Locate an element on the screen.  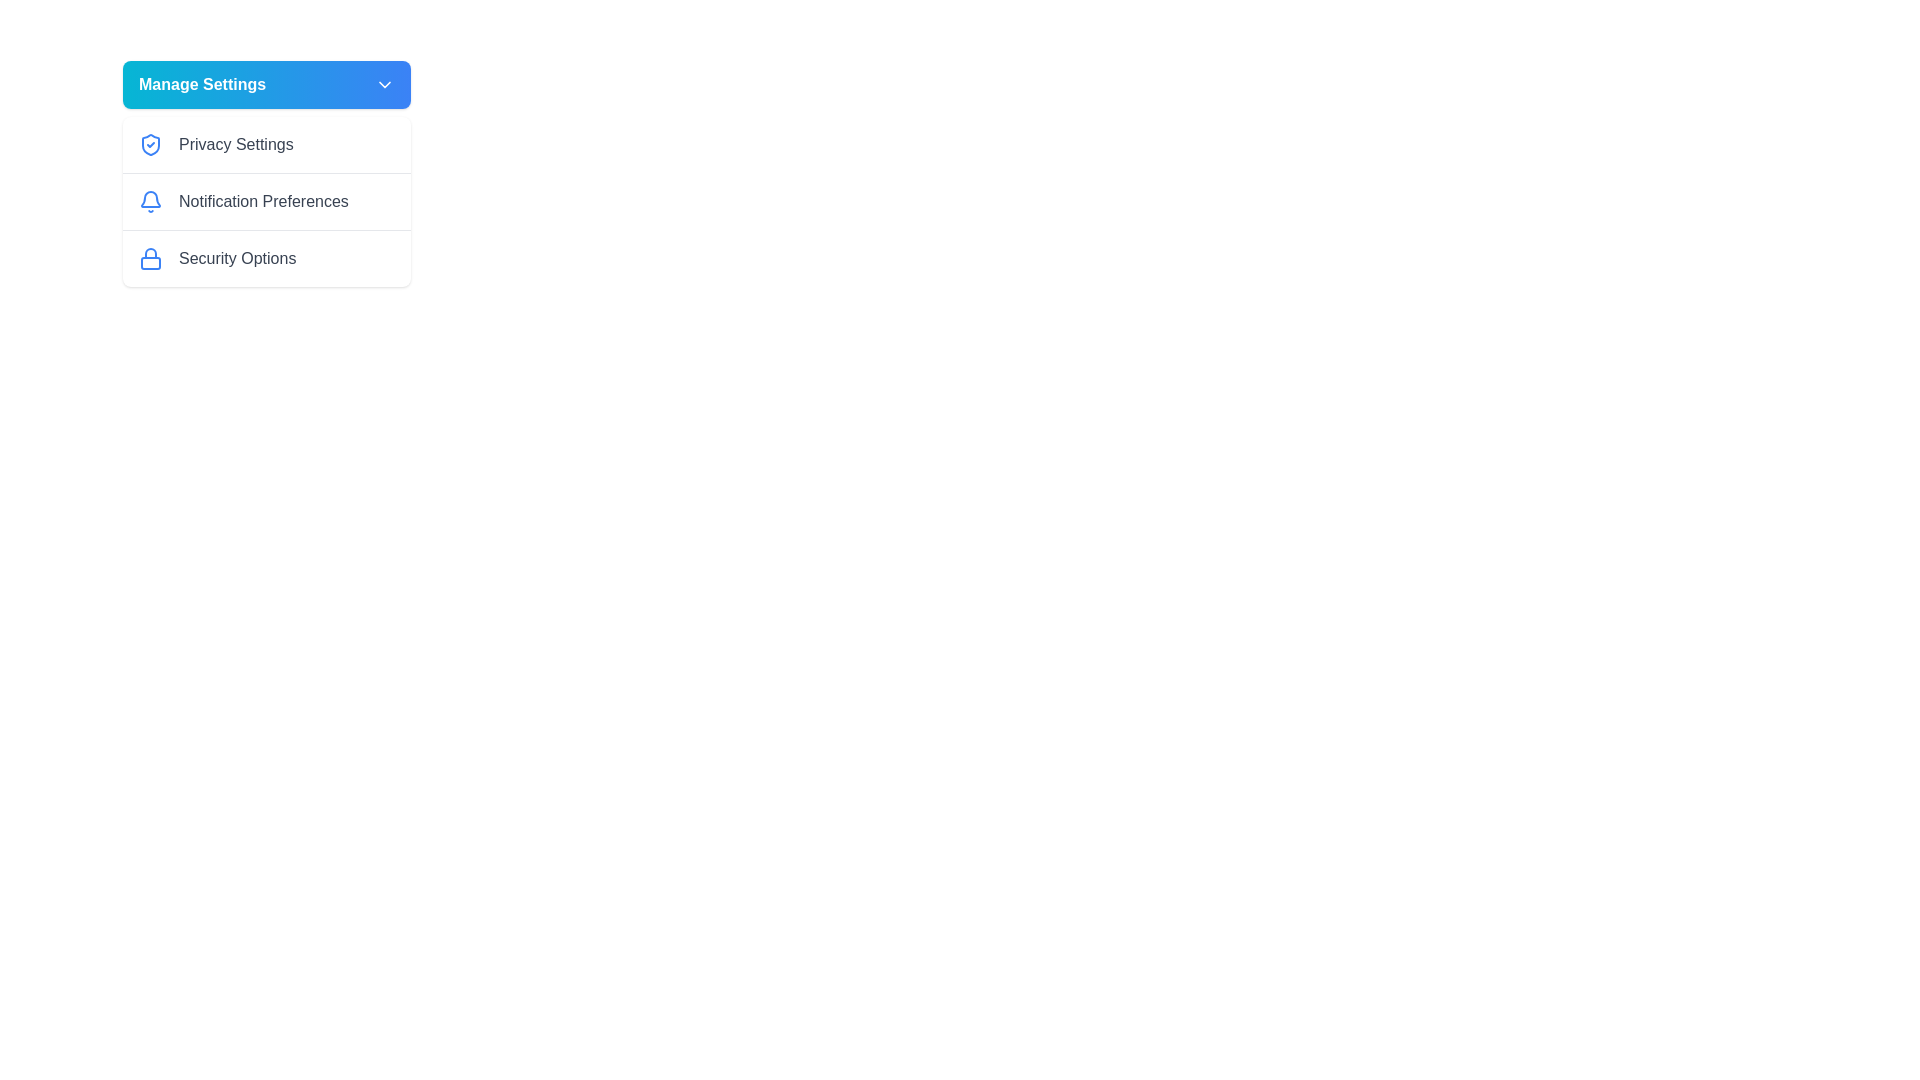
the Privacy Settings icon, which is located to the left of the 'Privacy Settings' text in a vertical menu for managing settings is located at coordinates (149, 144).